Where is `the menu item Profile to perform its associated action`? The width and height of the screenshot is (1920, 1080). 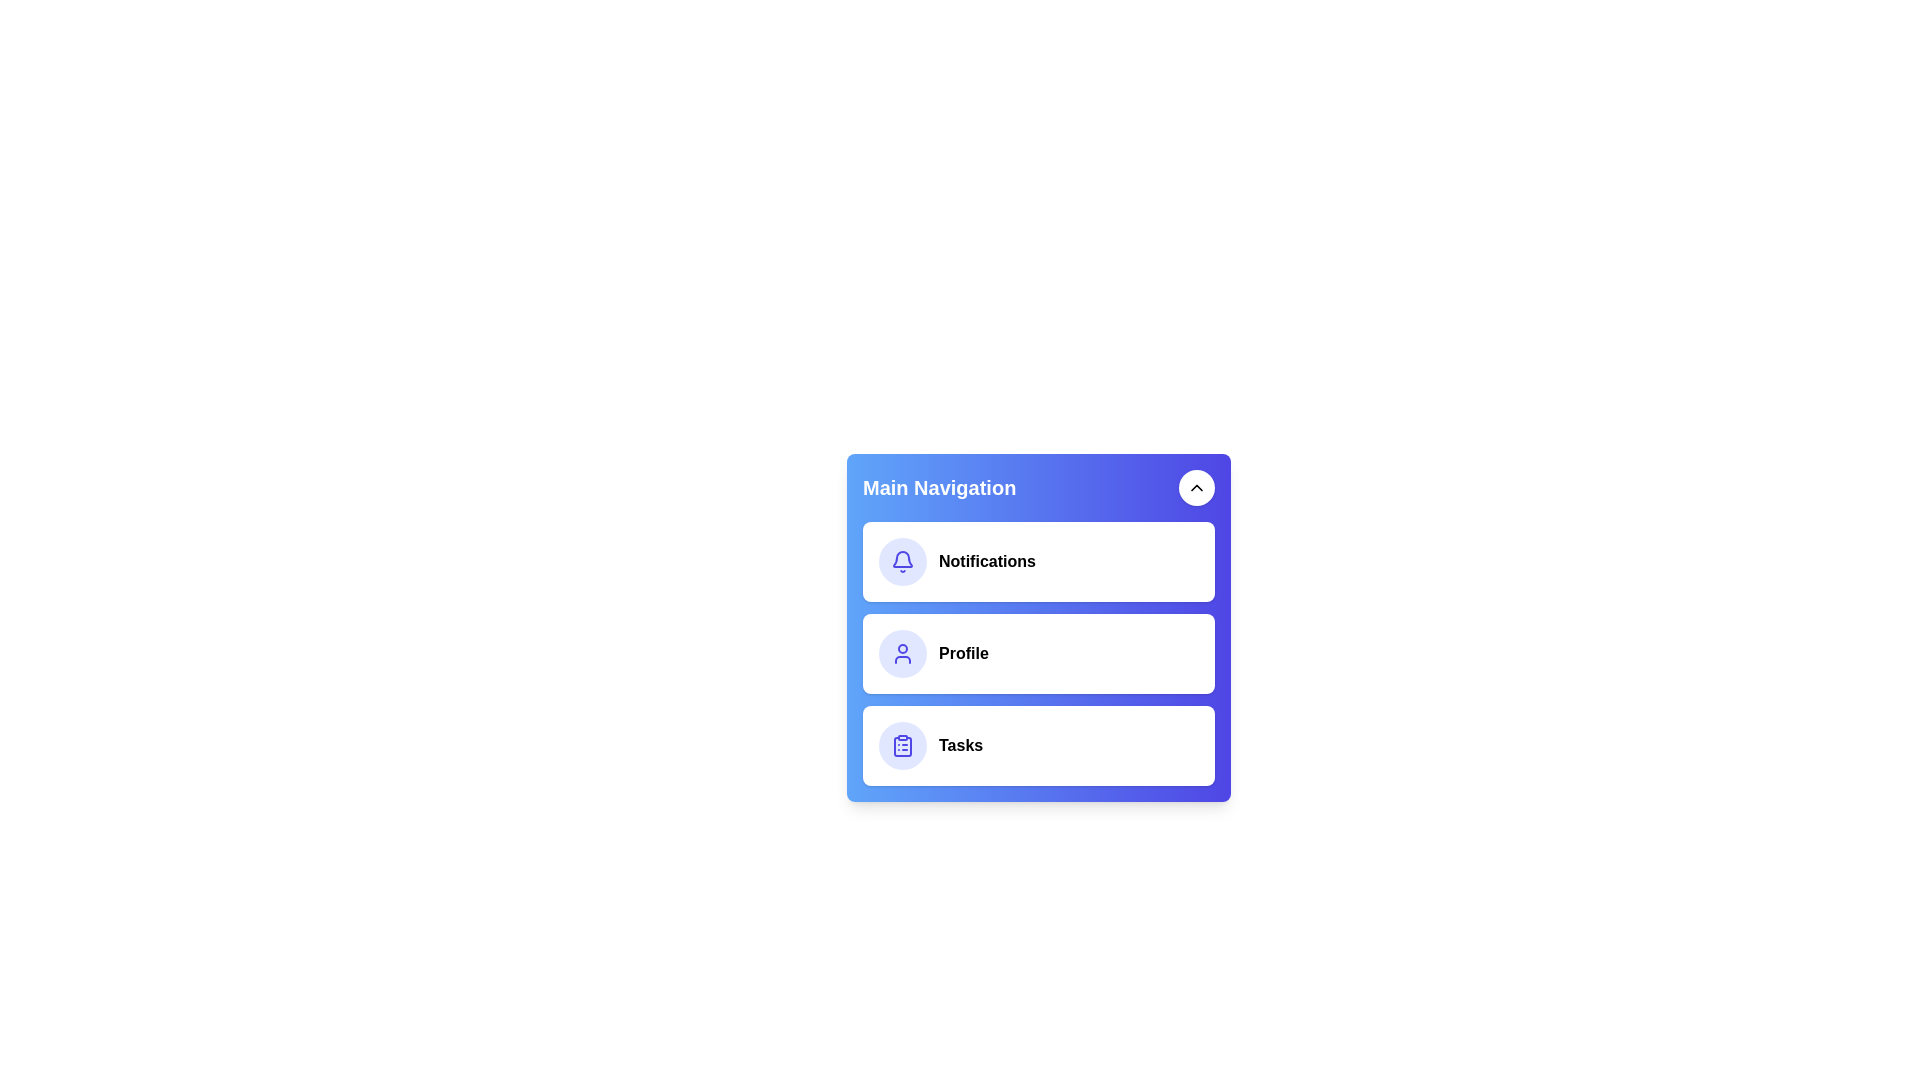
the menu item Profile to perform its associated action is located at coordinates (1038, 654).